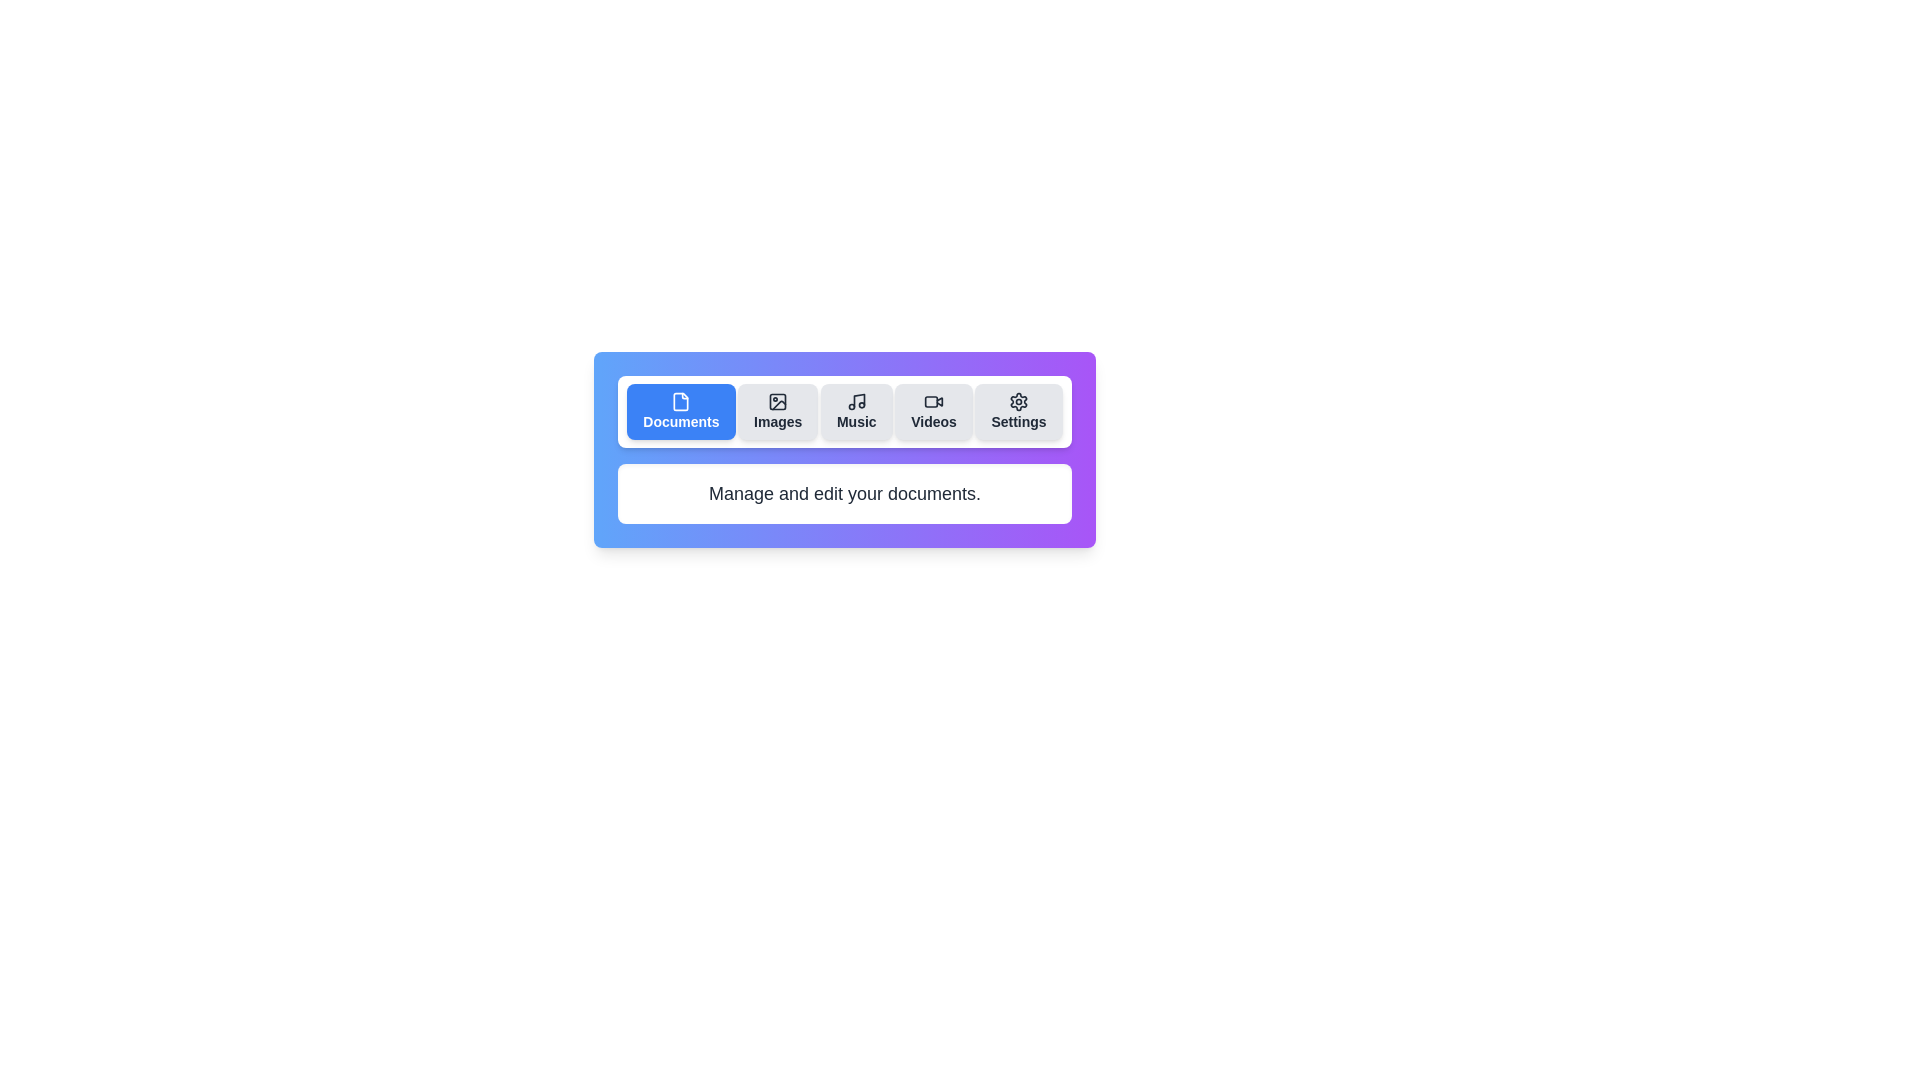 The image size is (1920, 1080). Describe the element at coordinates (777, 411) in the screenshot. I see `the tab labeled Images` at that location.